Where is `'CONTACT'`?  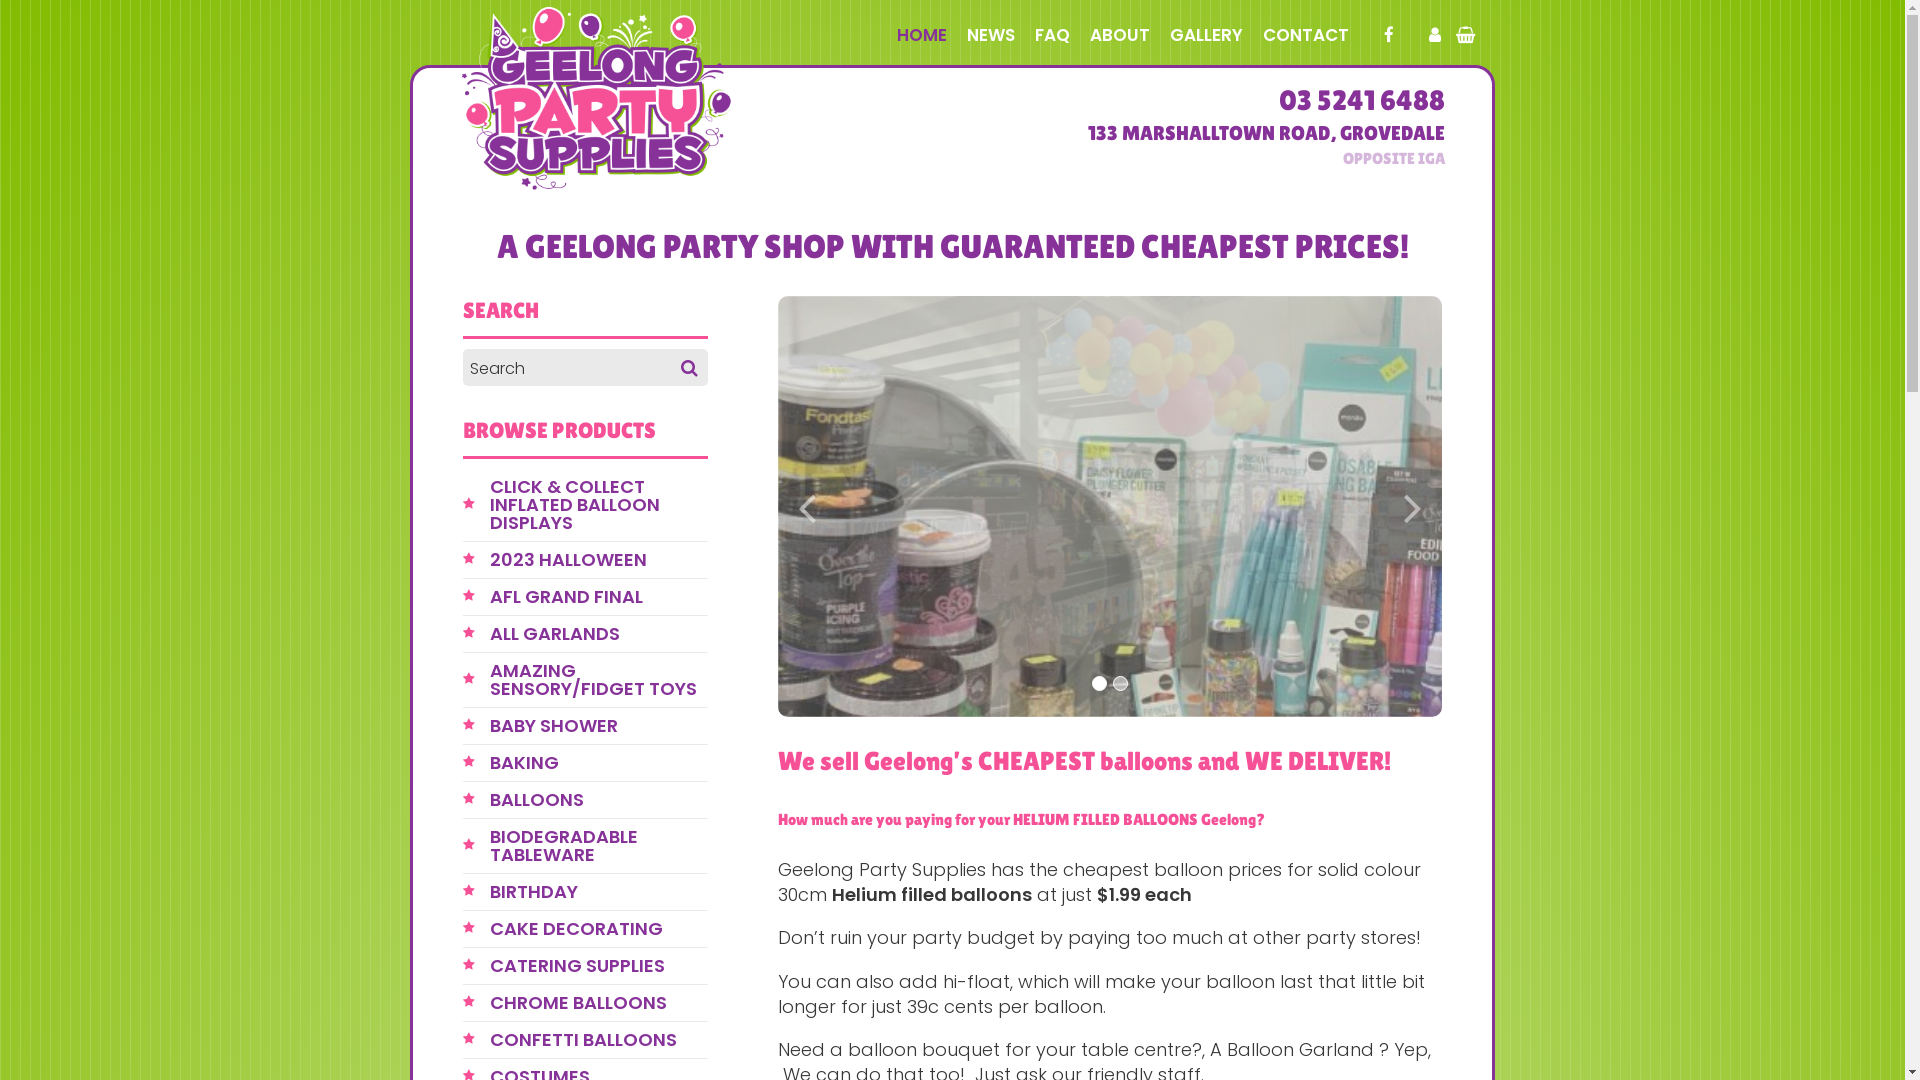
'CONTACT' is located at coordinates (1305, 34).